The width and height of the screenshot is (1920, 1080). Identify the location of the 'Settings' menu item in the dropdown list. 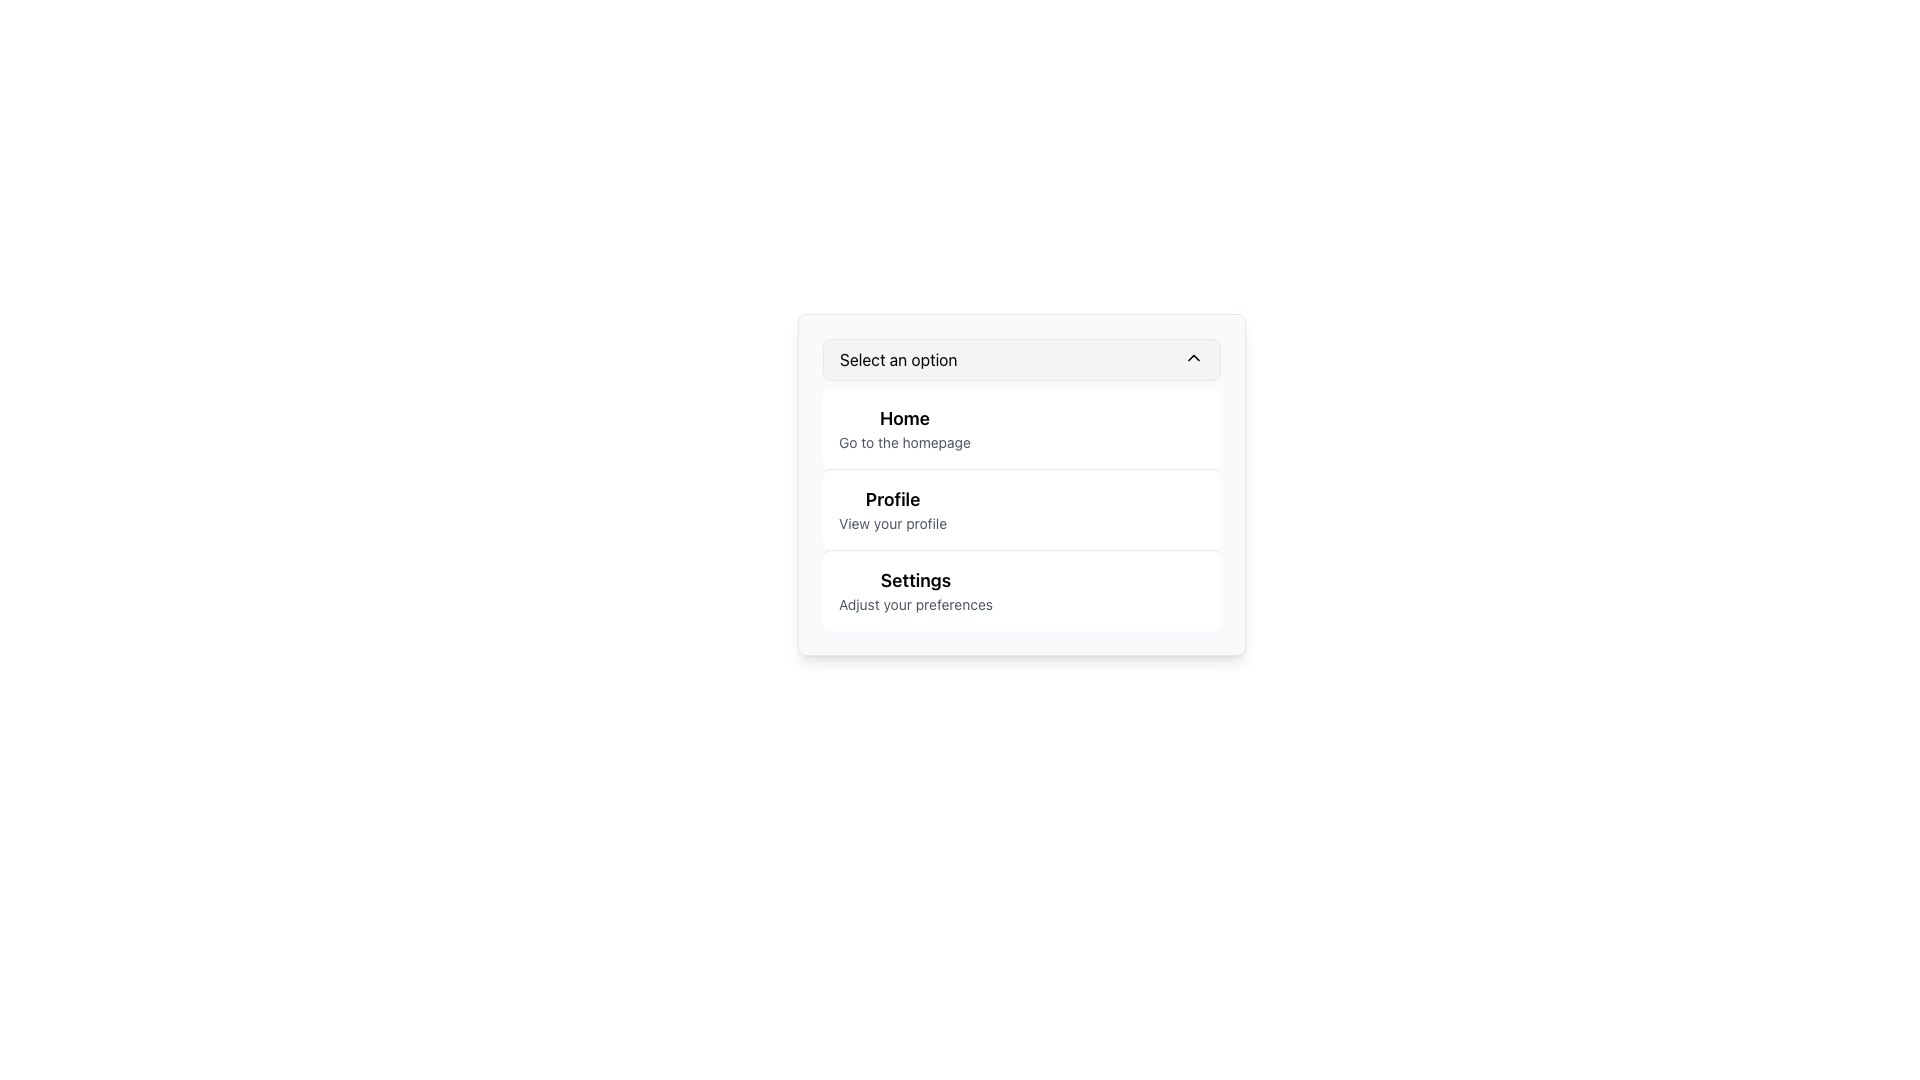
(1022, 589).